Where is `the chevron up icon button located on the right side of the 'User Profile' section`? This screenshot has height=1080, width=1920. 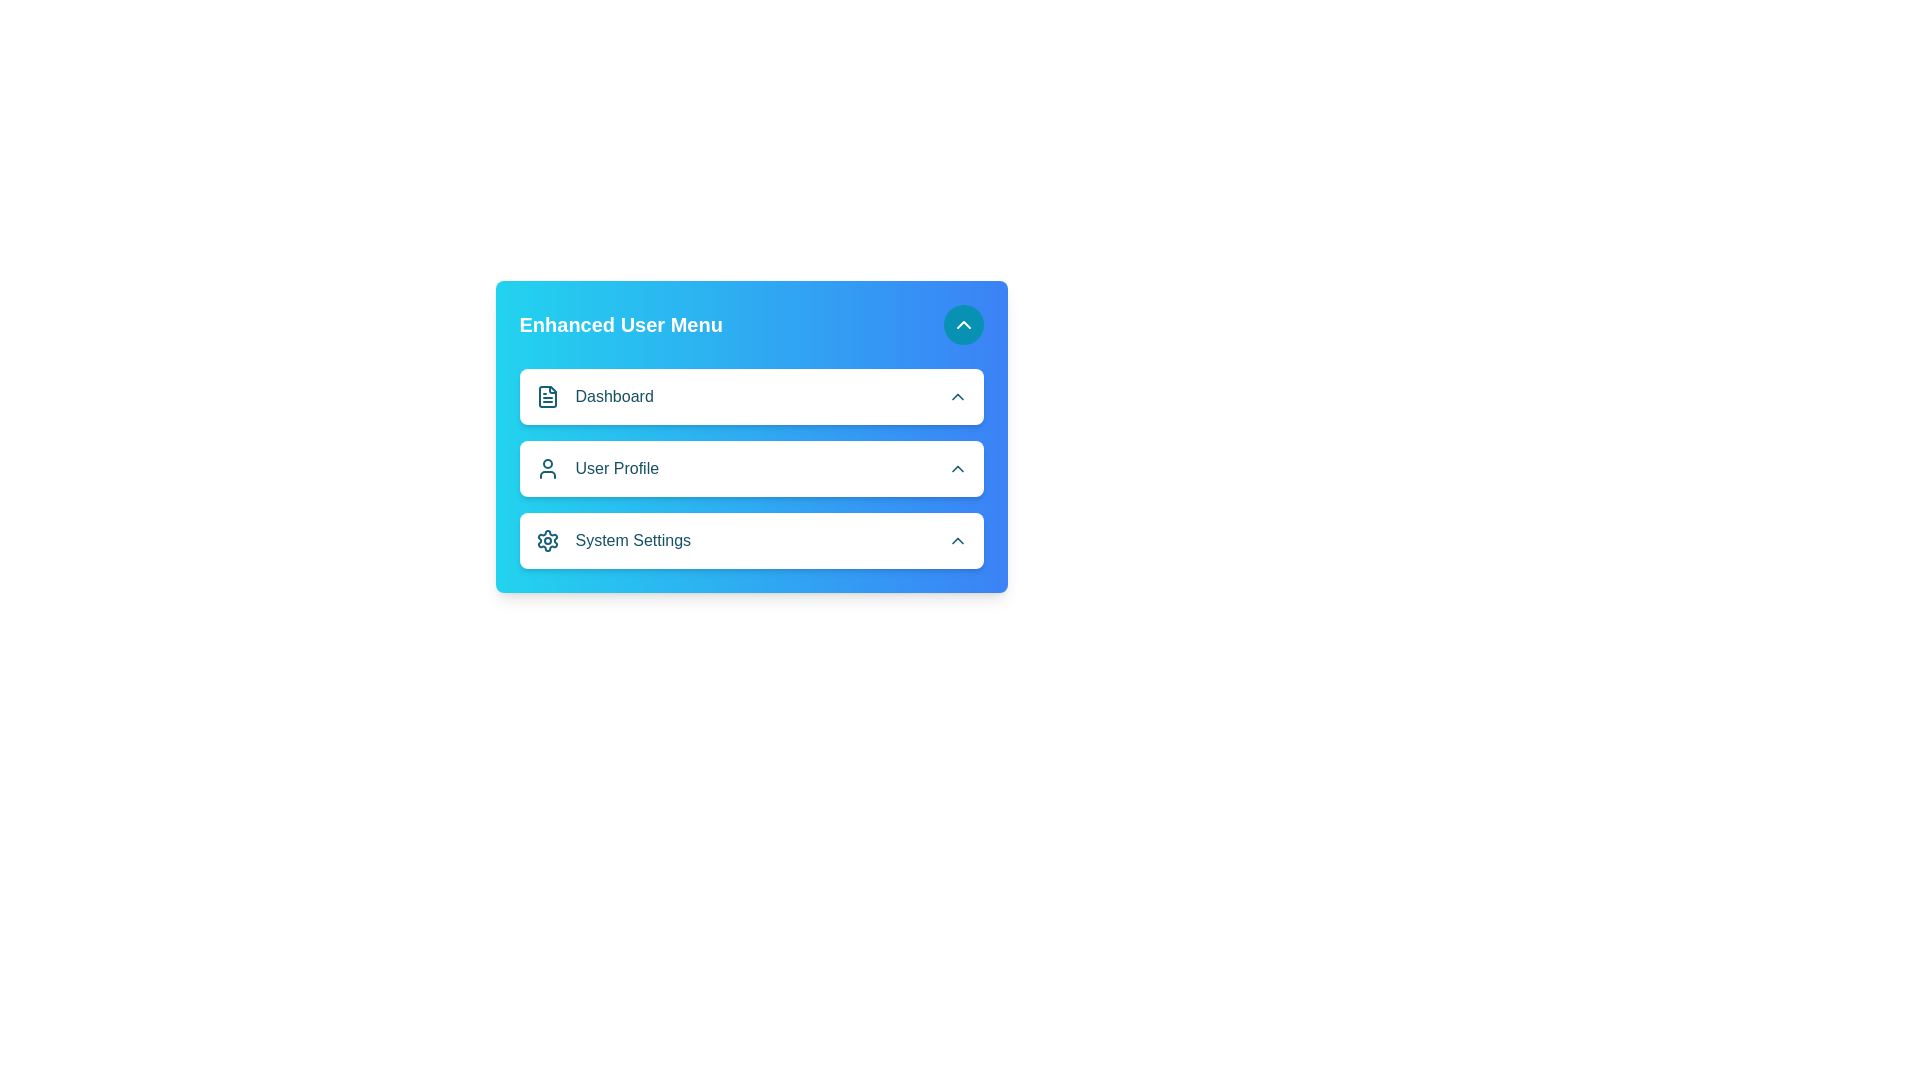 the chevron up icon button located on the right side of the 'User Profile' section is located at coordinates (956, 469).